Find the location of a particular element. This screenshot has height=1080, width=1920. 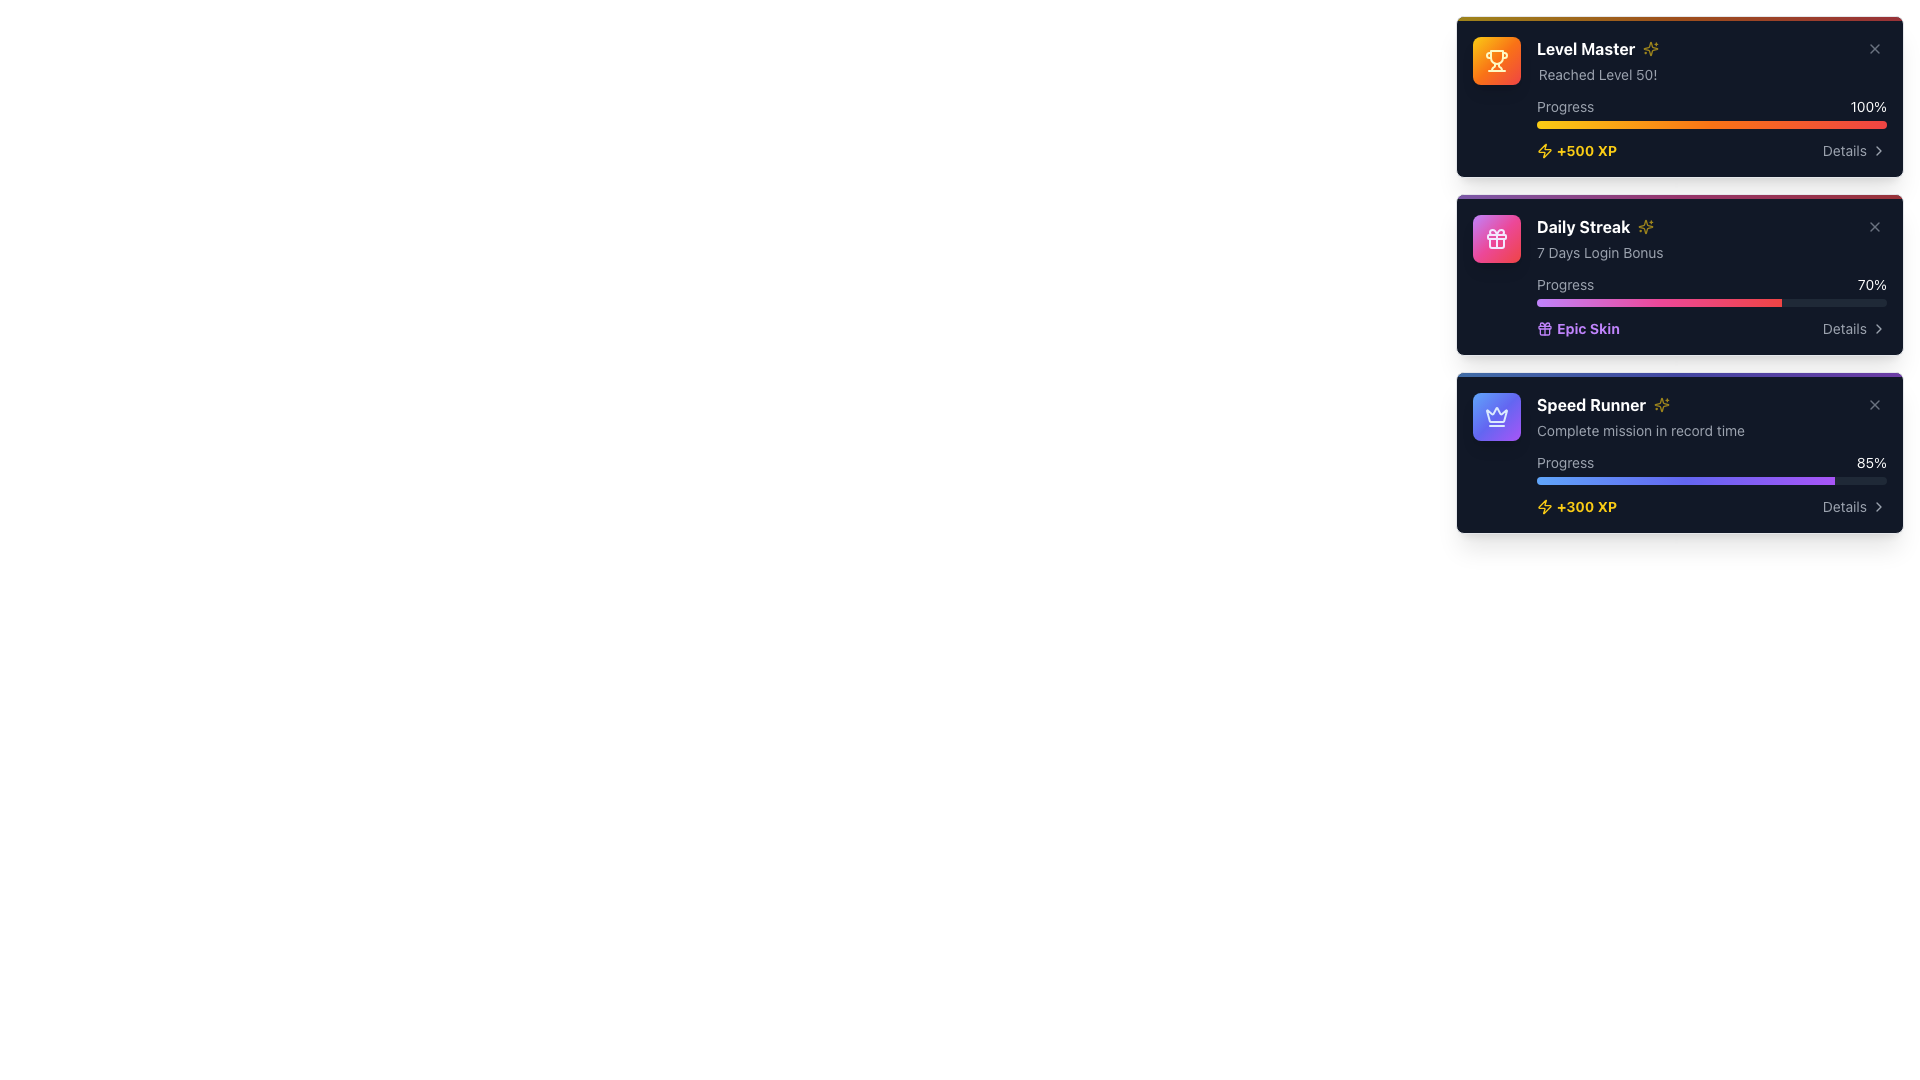

Text label that describes the progress of the 'Speed Runner' task, located in the lower section of the third card from the top, aligned to the left of the card, below the title section, adjacent to the progress bar and the '85%' text, for additional details in the debugging tools is located at coordinates (1564, 462).